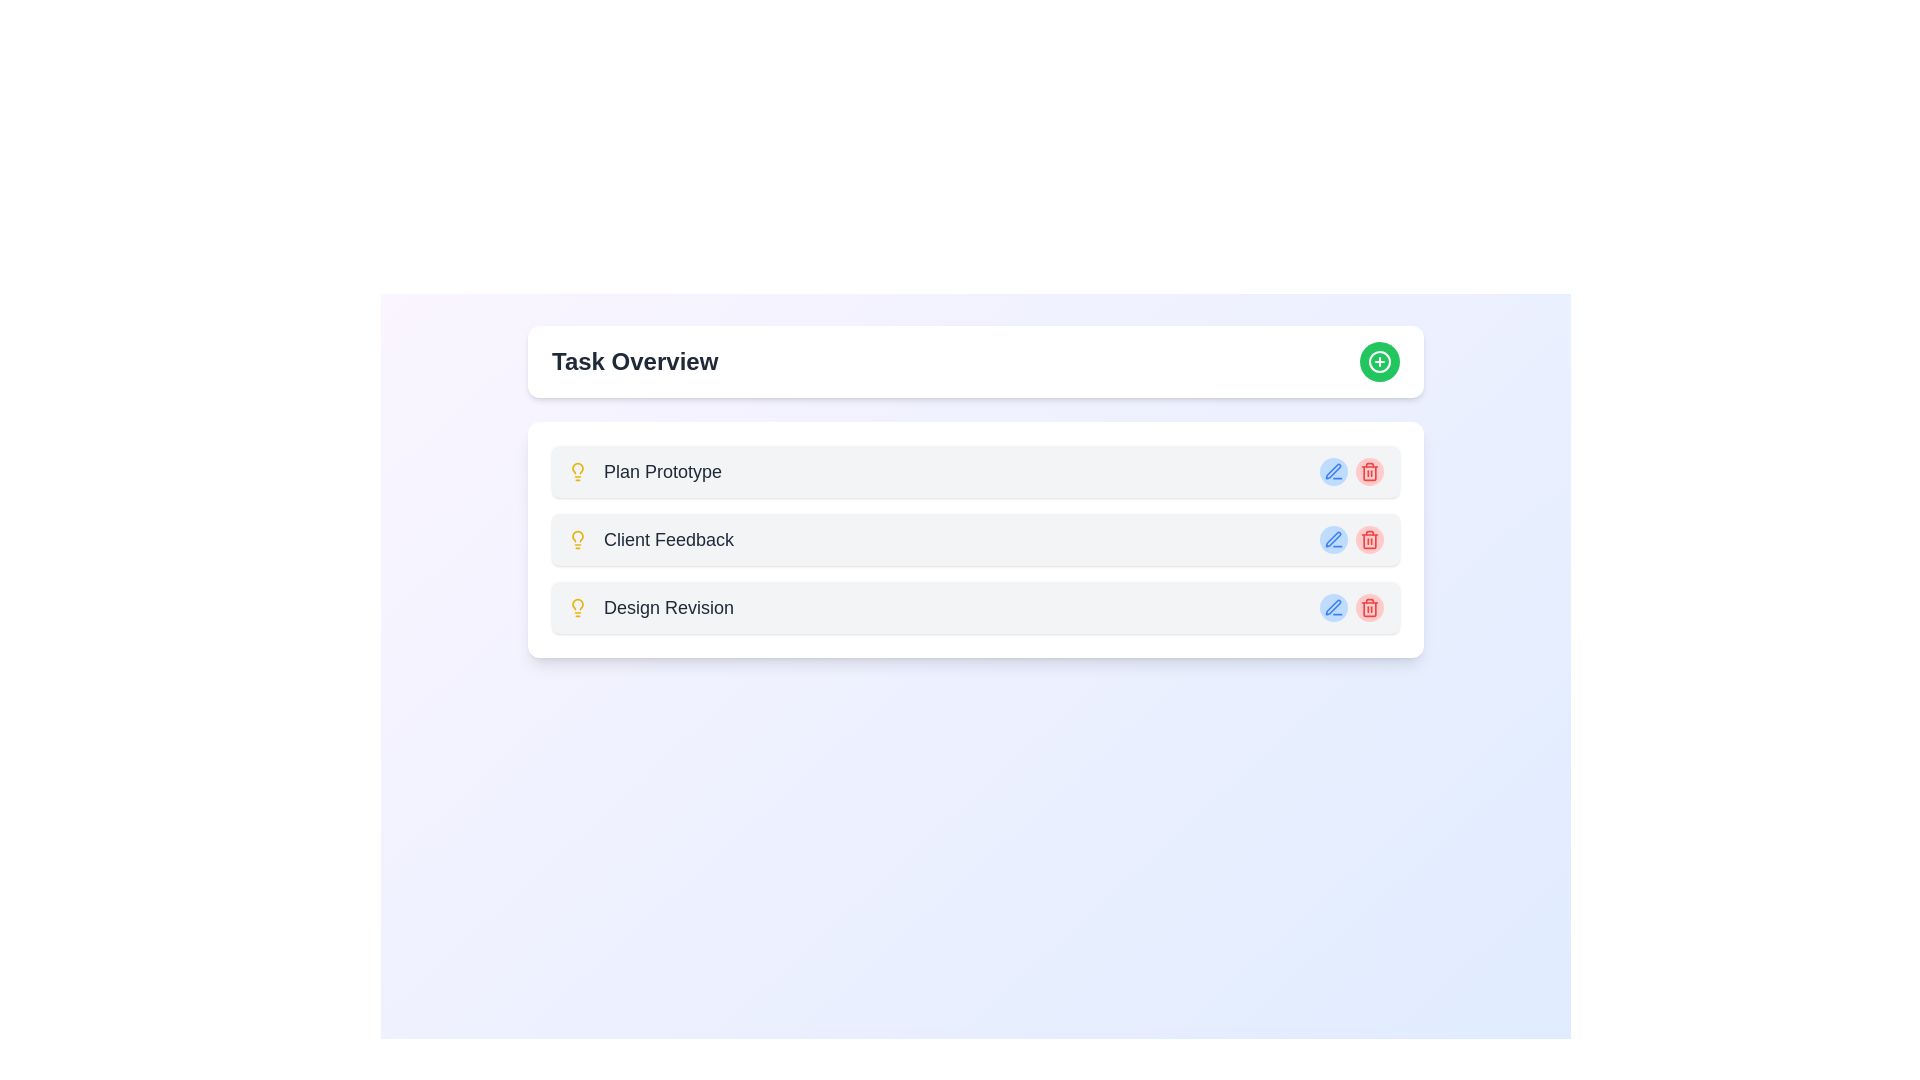 This screenshot has height=1080, width=1920. What do you see at coordinates (651, 540) in the screenshot?
I see `to select or open the 'Client Feedback' task represented by the second item in the vertical list under 'Task Overview'` at bounding box center [651, 540].